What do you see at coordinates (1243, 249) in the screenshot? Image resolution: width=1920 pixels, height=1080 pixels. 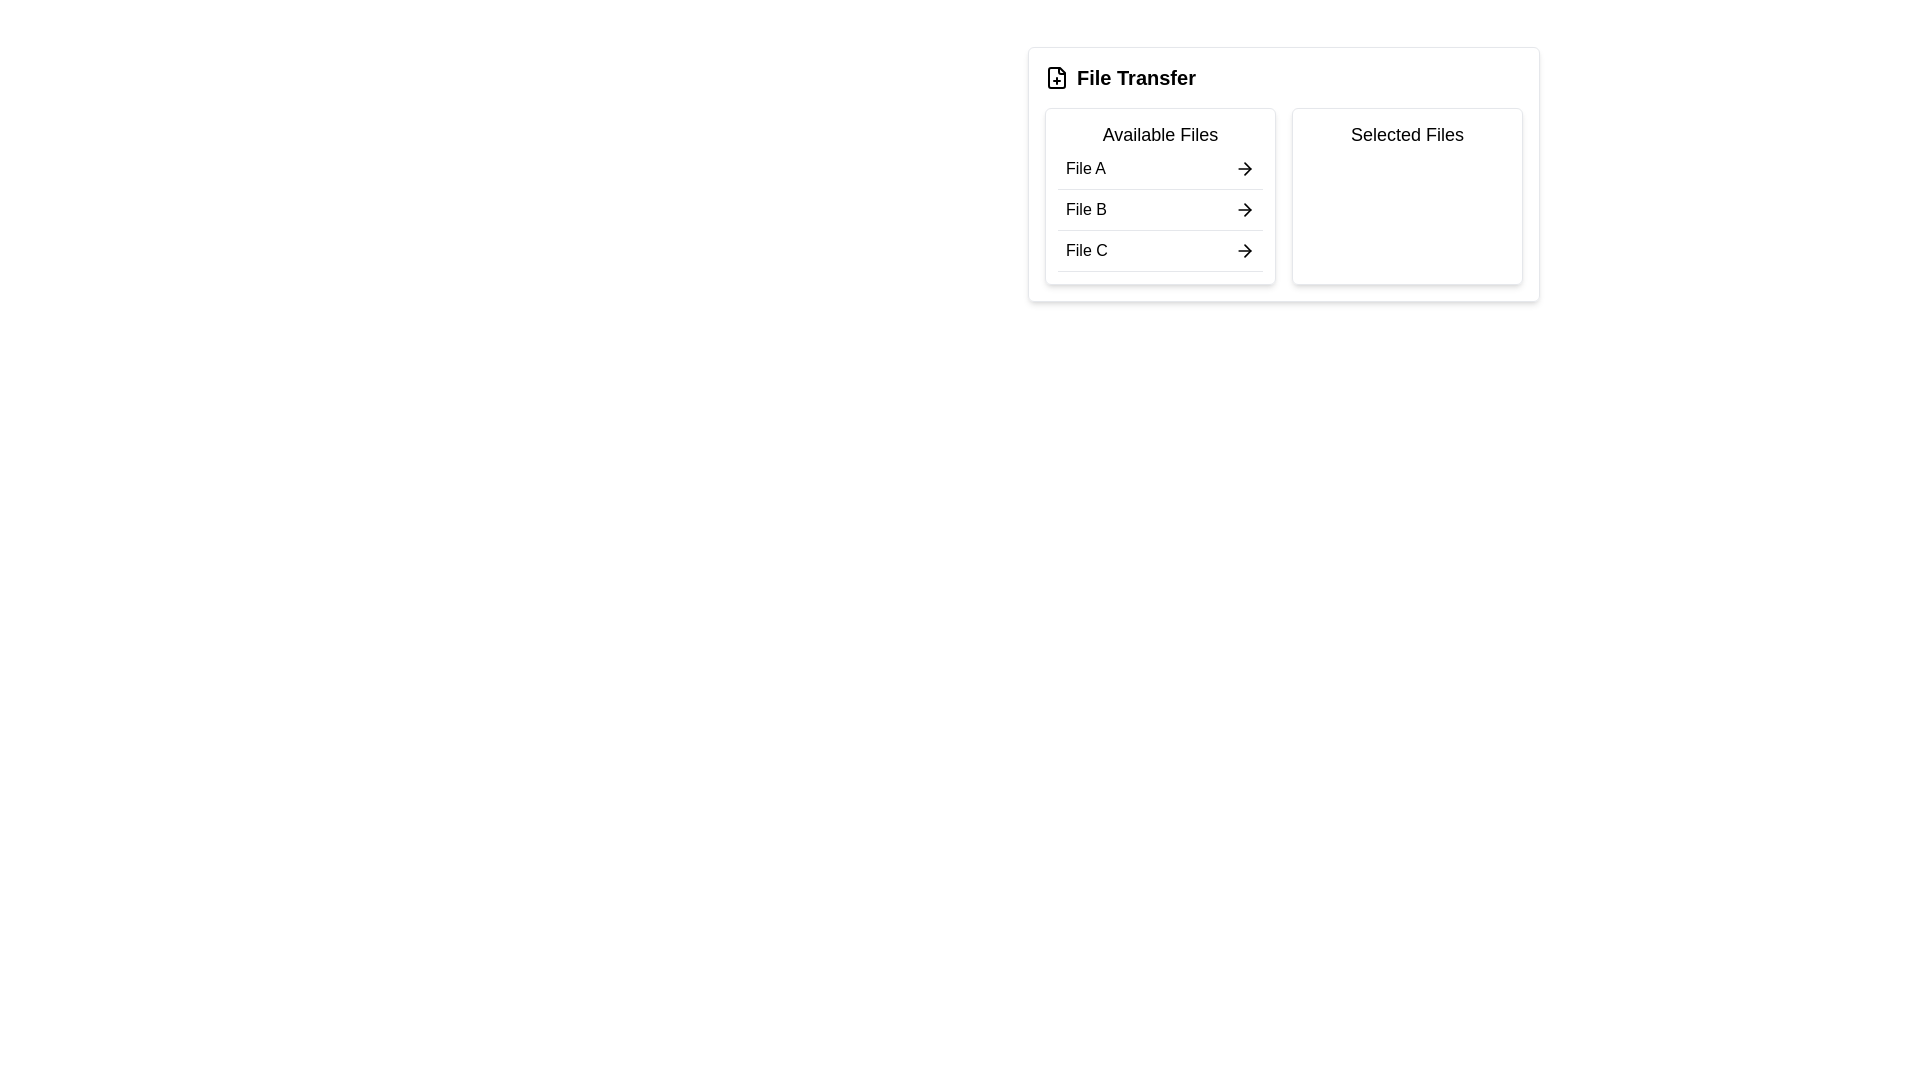 I see `the button on the right side of 'File C' in the 'Available Files' section to initiate the file transfer` at bounding box center [1243, 249].